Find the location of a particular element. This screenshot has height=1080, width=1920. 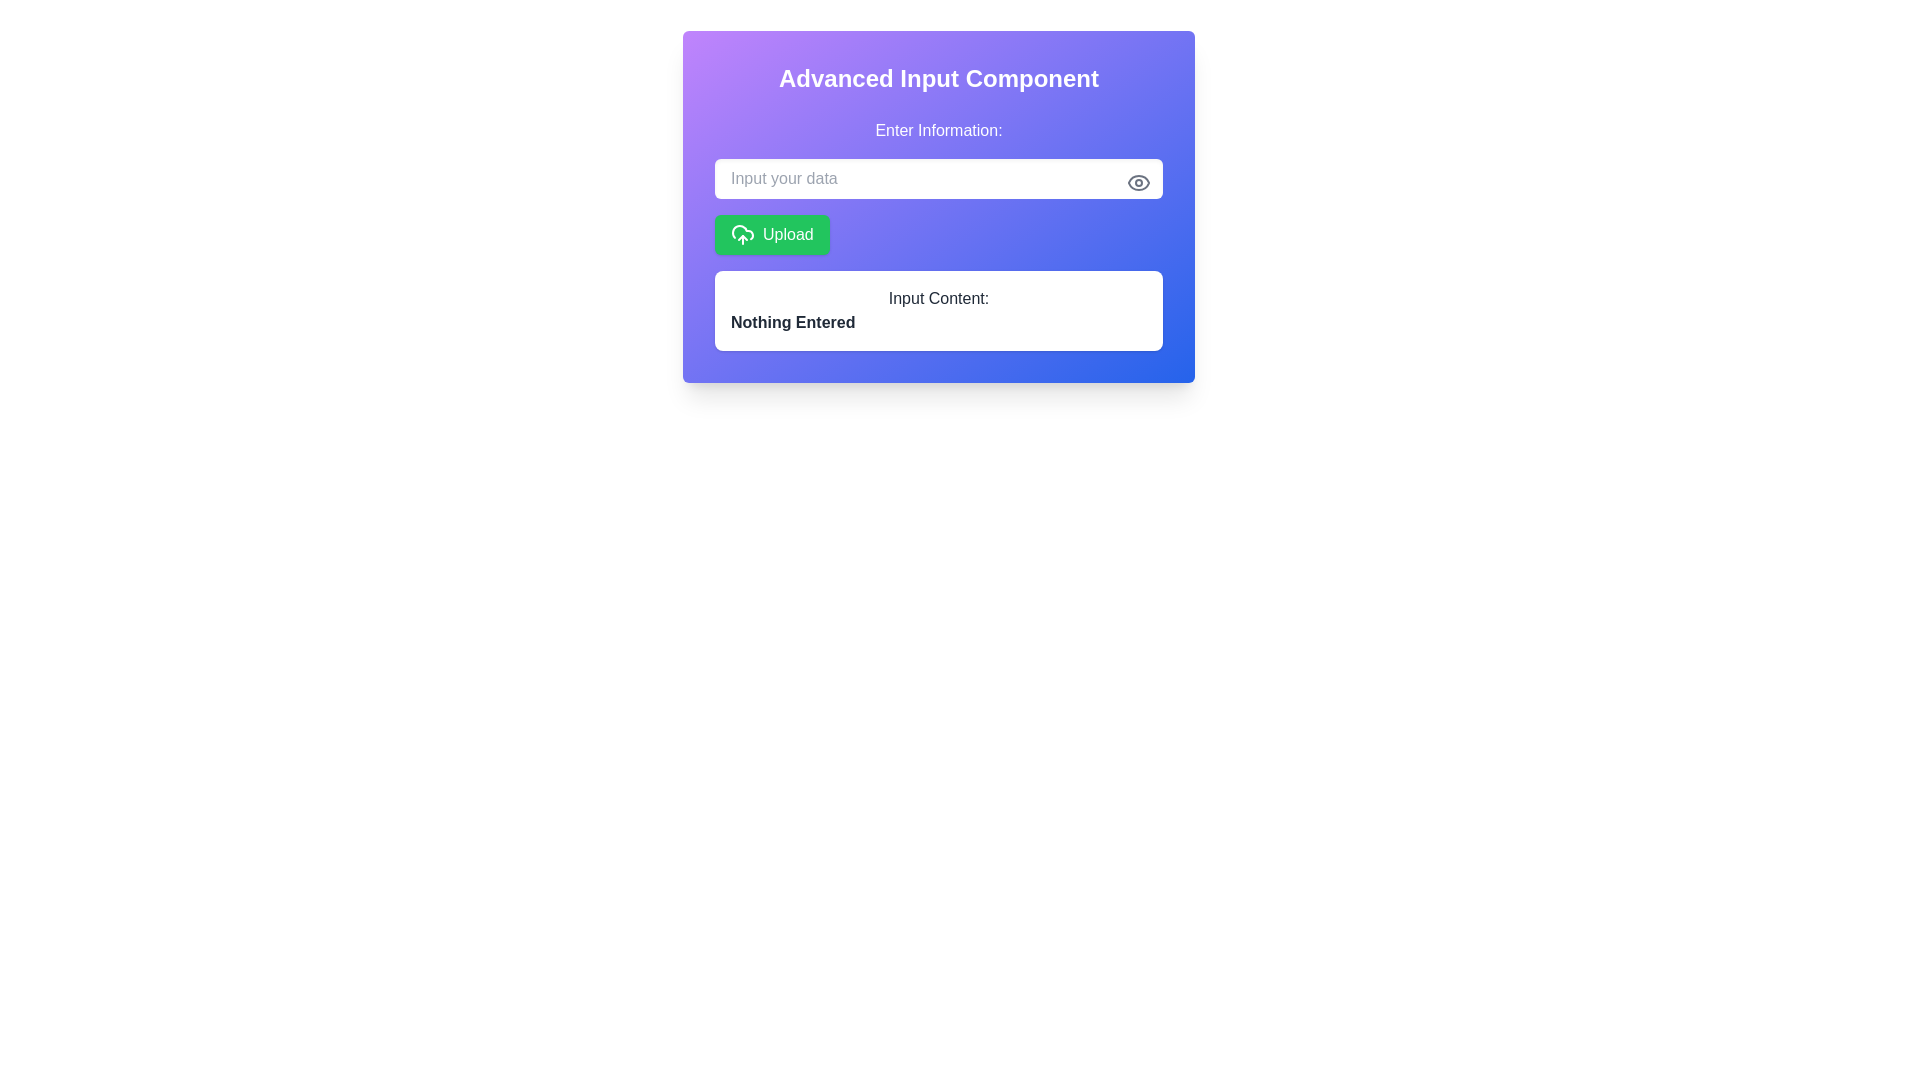

the Text Label that provides context for input-related content, located above the sibling element displaying 'Nothing Entered' is located at coordinates (938, 299).